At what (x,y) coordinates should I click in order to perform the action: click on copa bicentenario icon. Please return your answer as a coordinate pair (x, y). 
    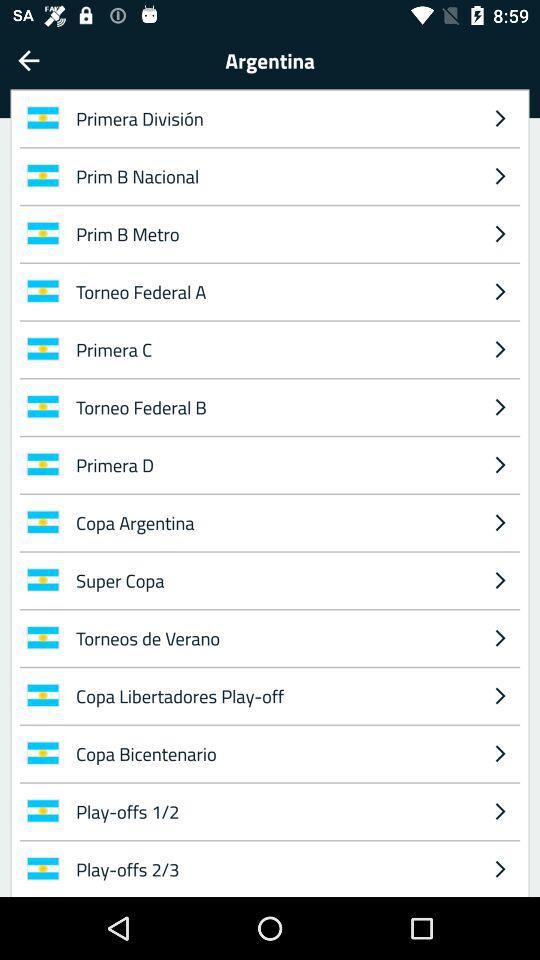
    Looking at the image, I should click on (272, 752).